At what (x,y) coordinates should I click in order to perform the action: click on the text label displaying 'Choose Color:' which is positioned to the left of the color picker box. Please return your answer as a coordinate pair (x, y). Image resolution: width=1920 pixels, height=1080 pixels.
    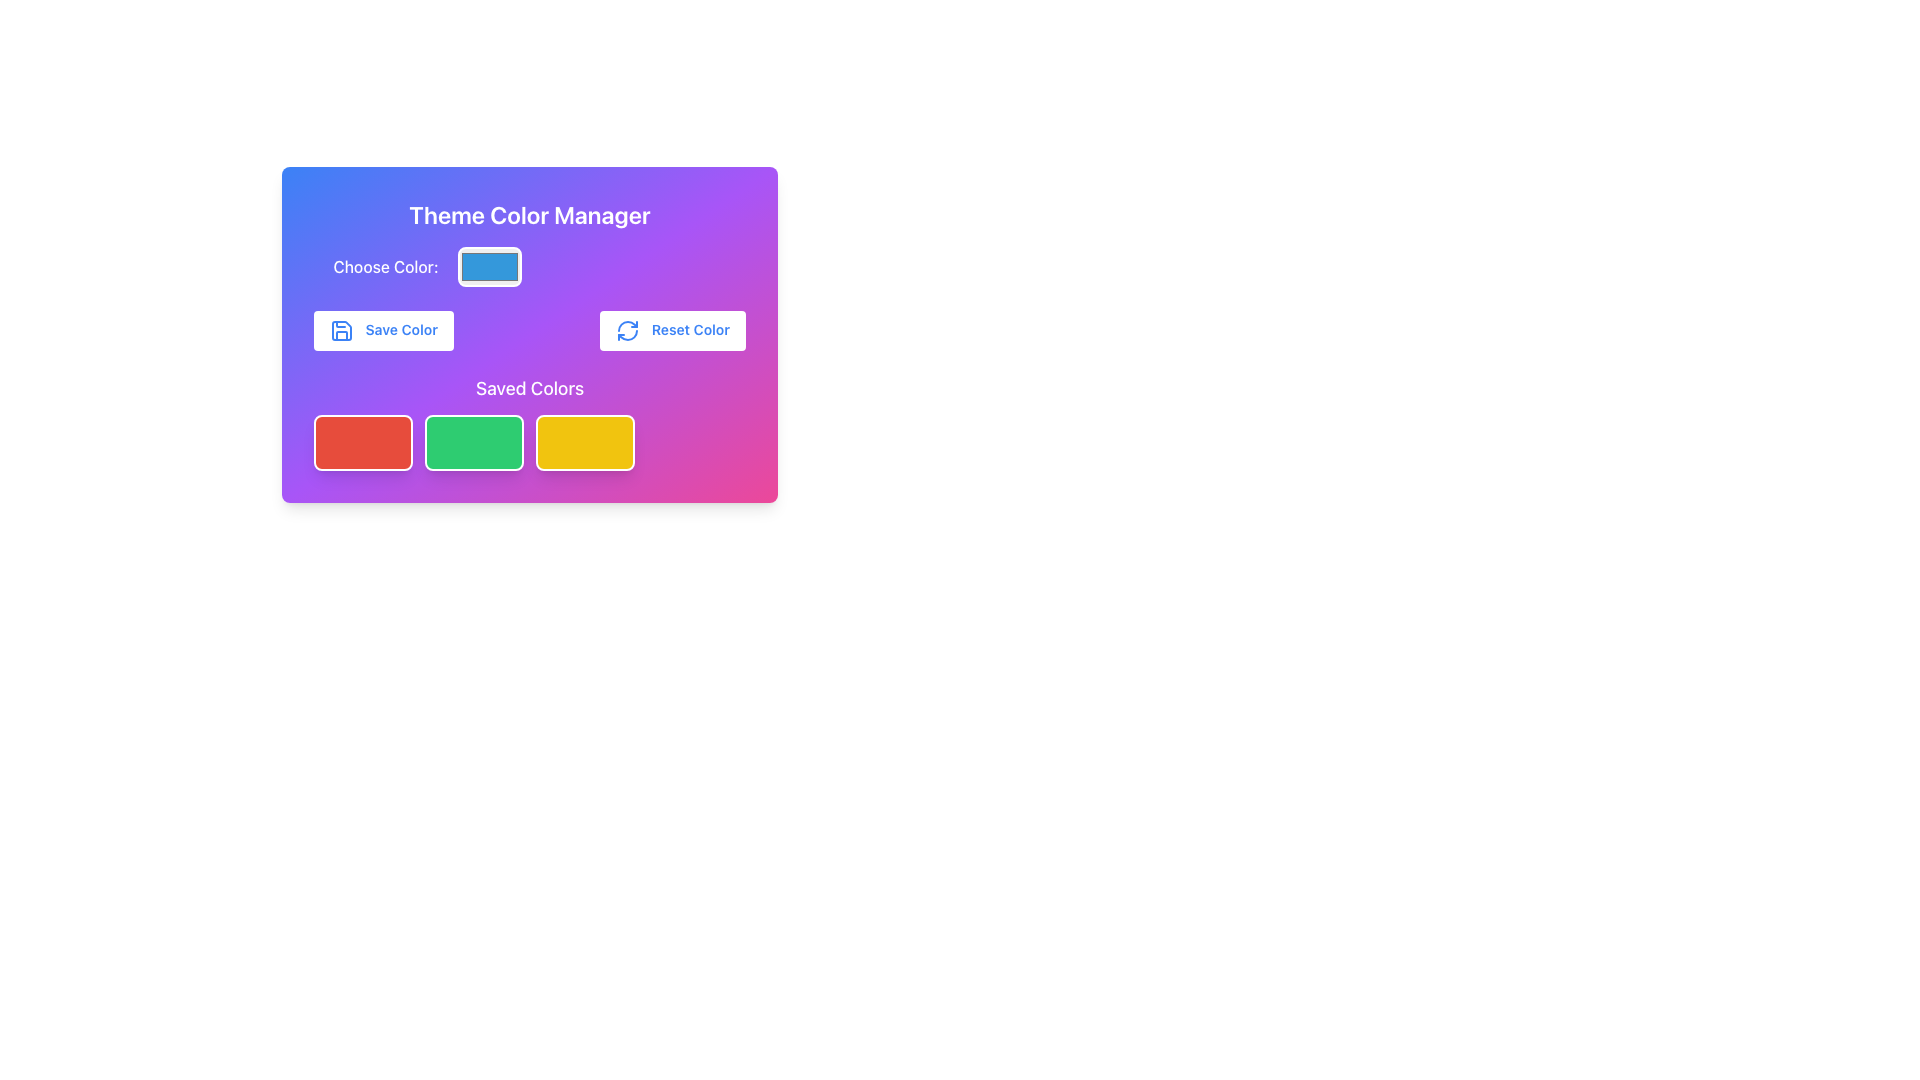
    Looking at the image, I should click on (385, 265).